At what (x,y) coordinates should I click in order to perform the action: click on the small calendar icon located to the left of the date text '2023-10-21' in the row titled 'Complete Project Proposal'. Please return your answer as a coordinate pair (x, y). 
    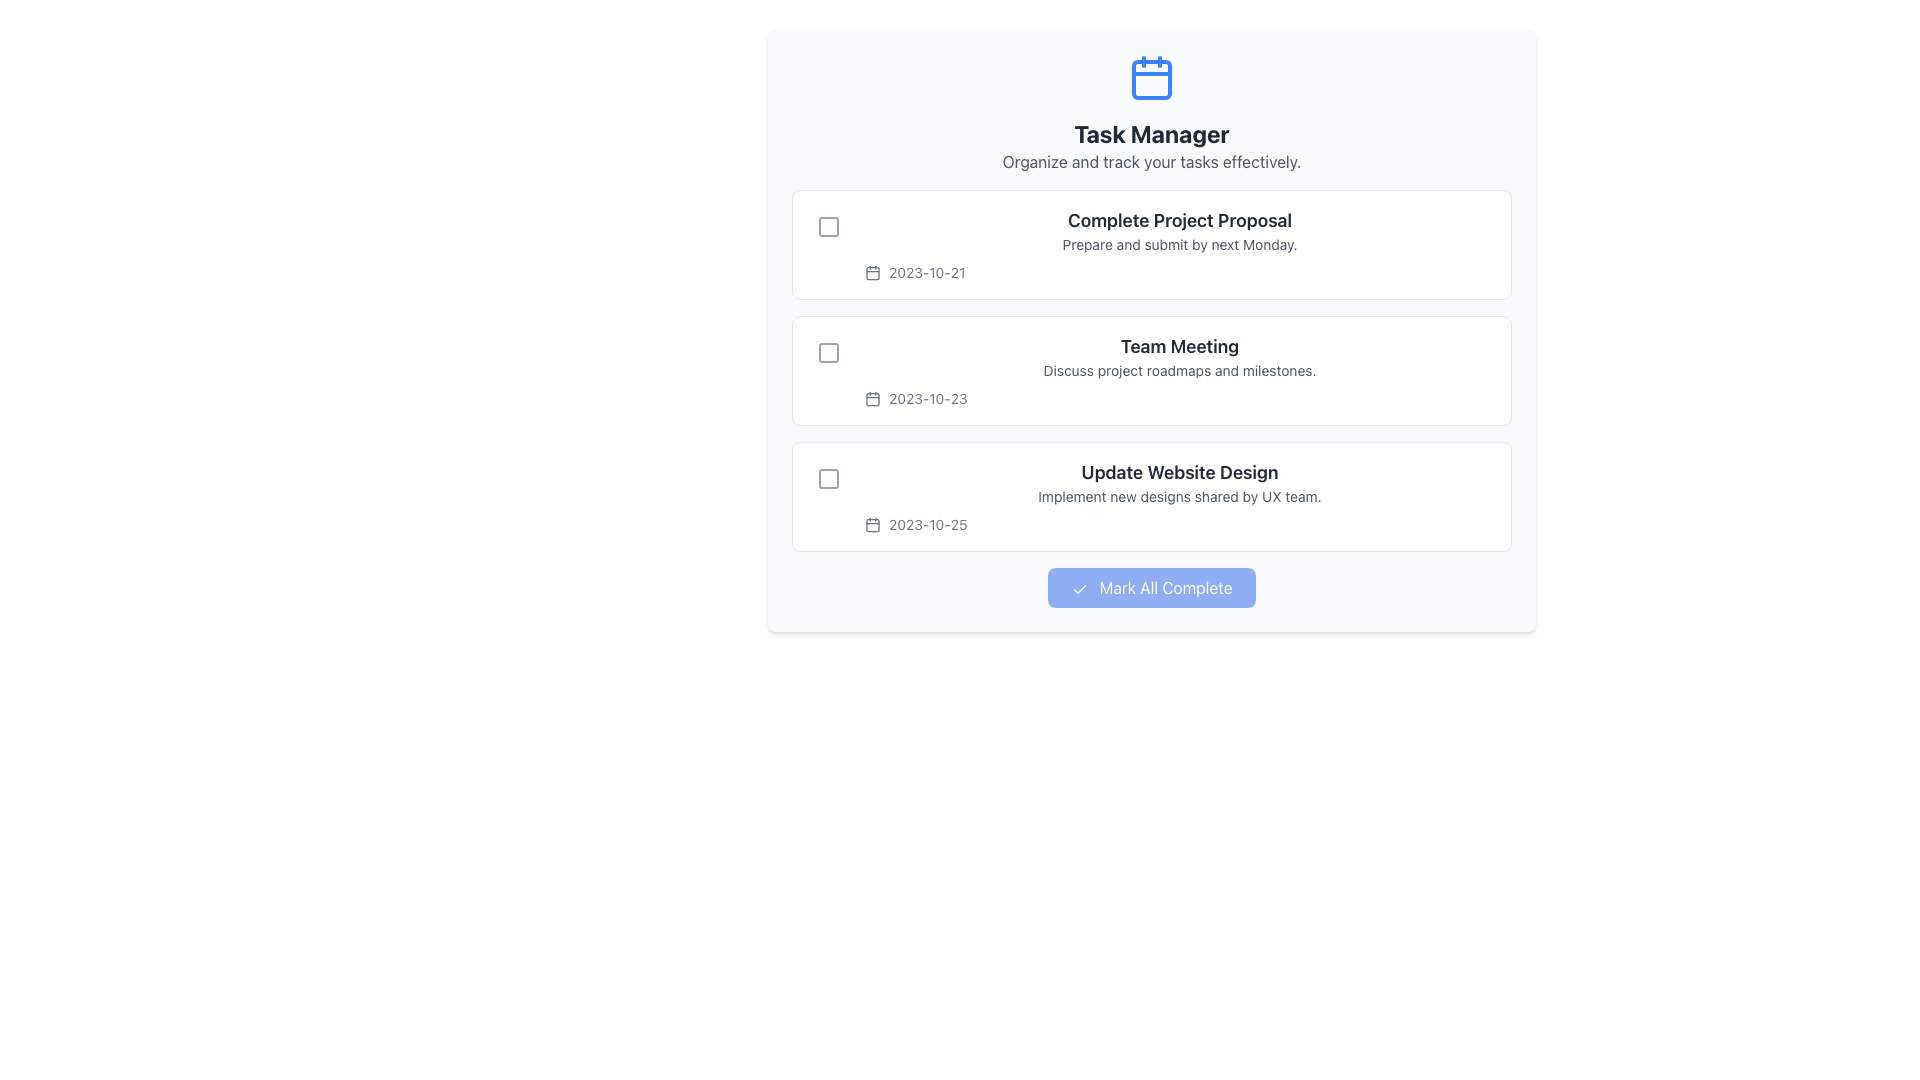
    Looking at the image, I should click on (873, 273).